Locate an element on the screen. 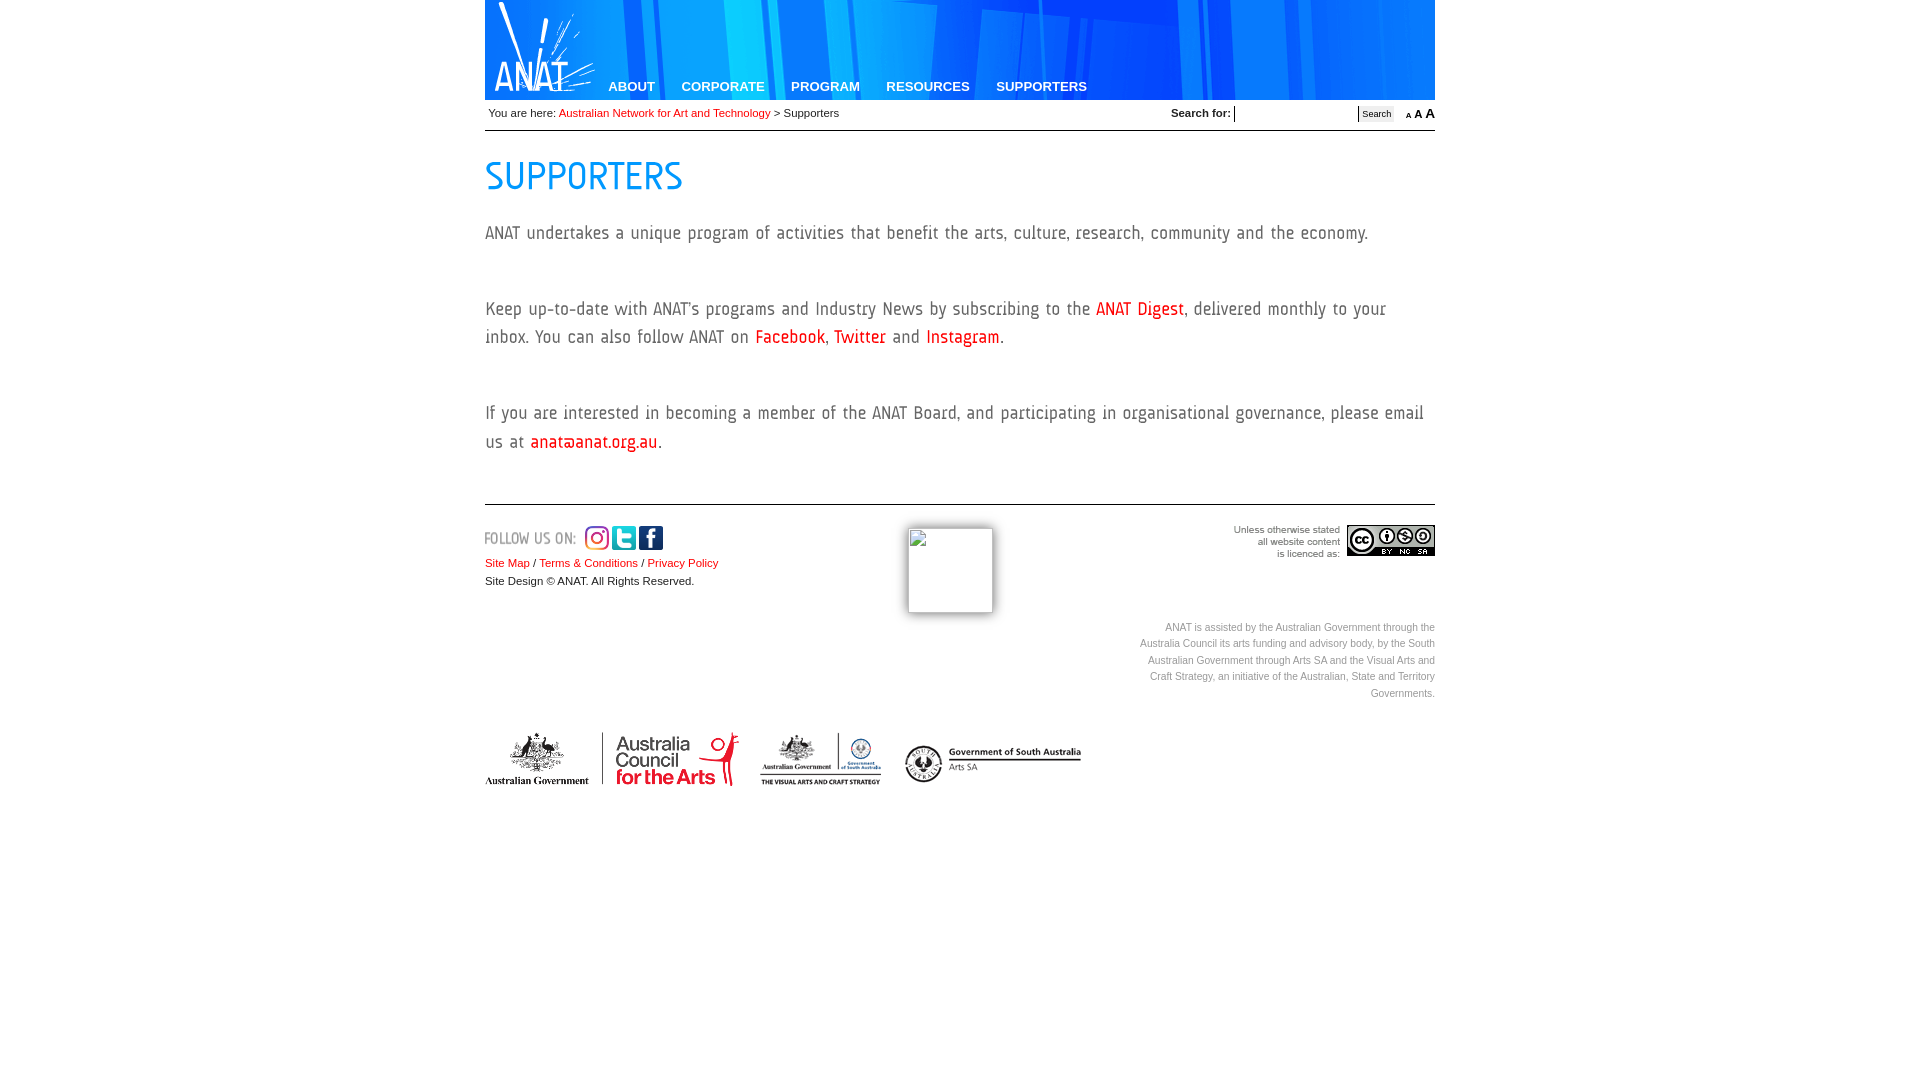 This screenshot has width=1920, height=1080. 'Privacy Policy' is located at coordinates (643, 563).